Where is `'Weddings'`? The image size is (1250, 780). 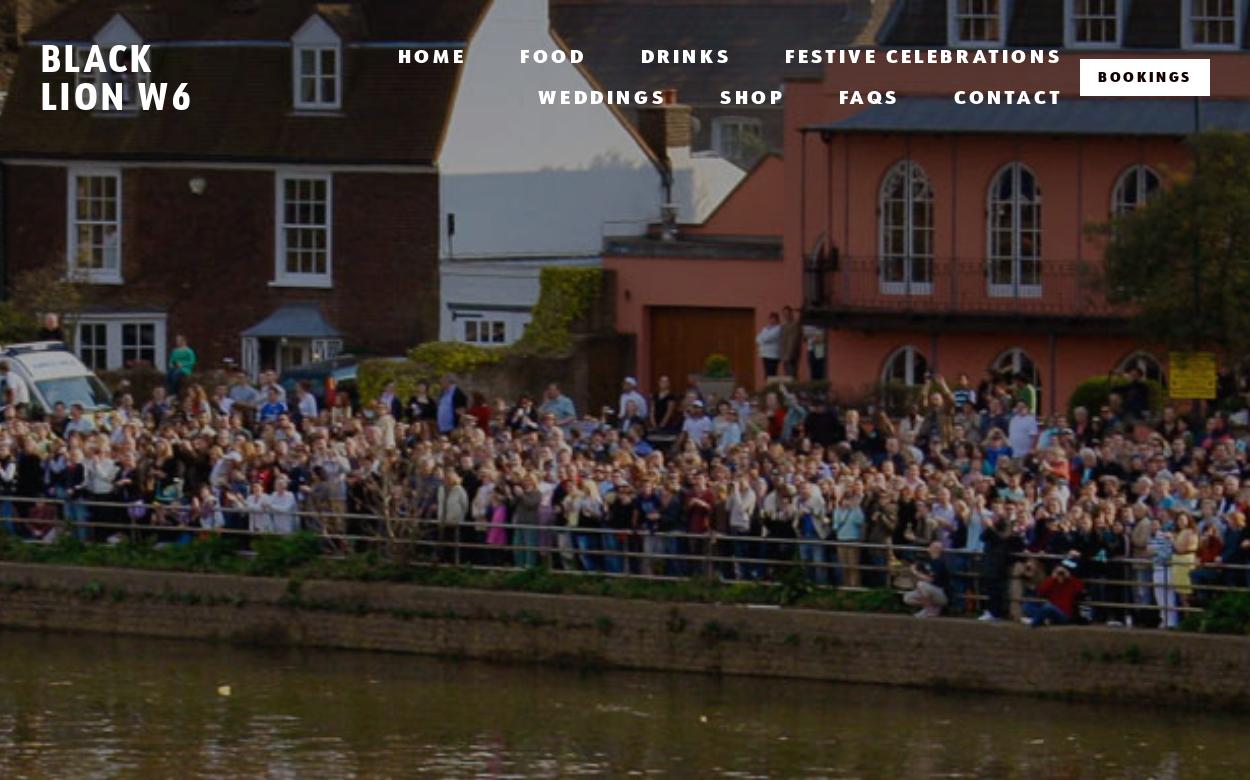
'Weddings' is located at coordinates (601, 97).